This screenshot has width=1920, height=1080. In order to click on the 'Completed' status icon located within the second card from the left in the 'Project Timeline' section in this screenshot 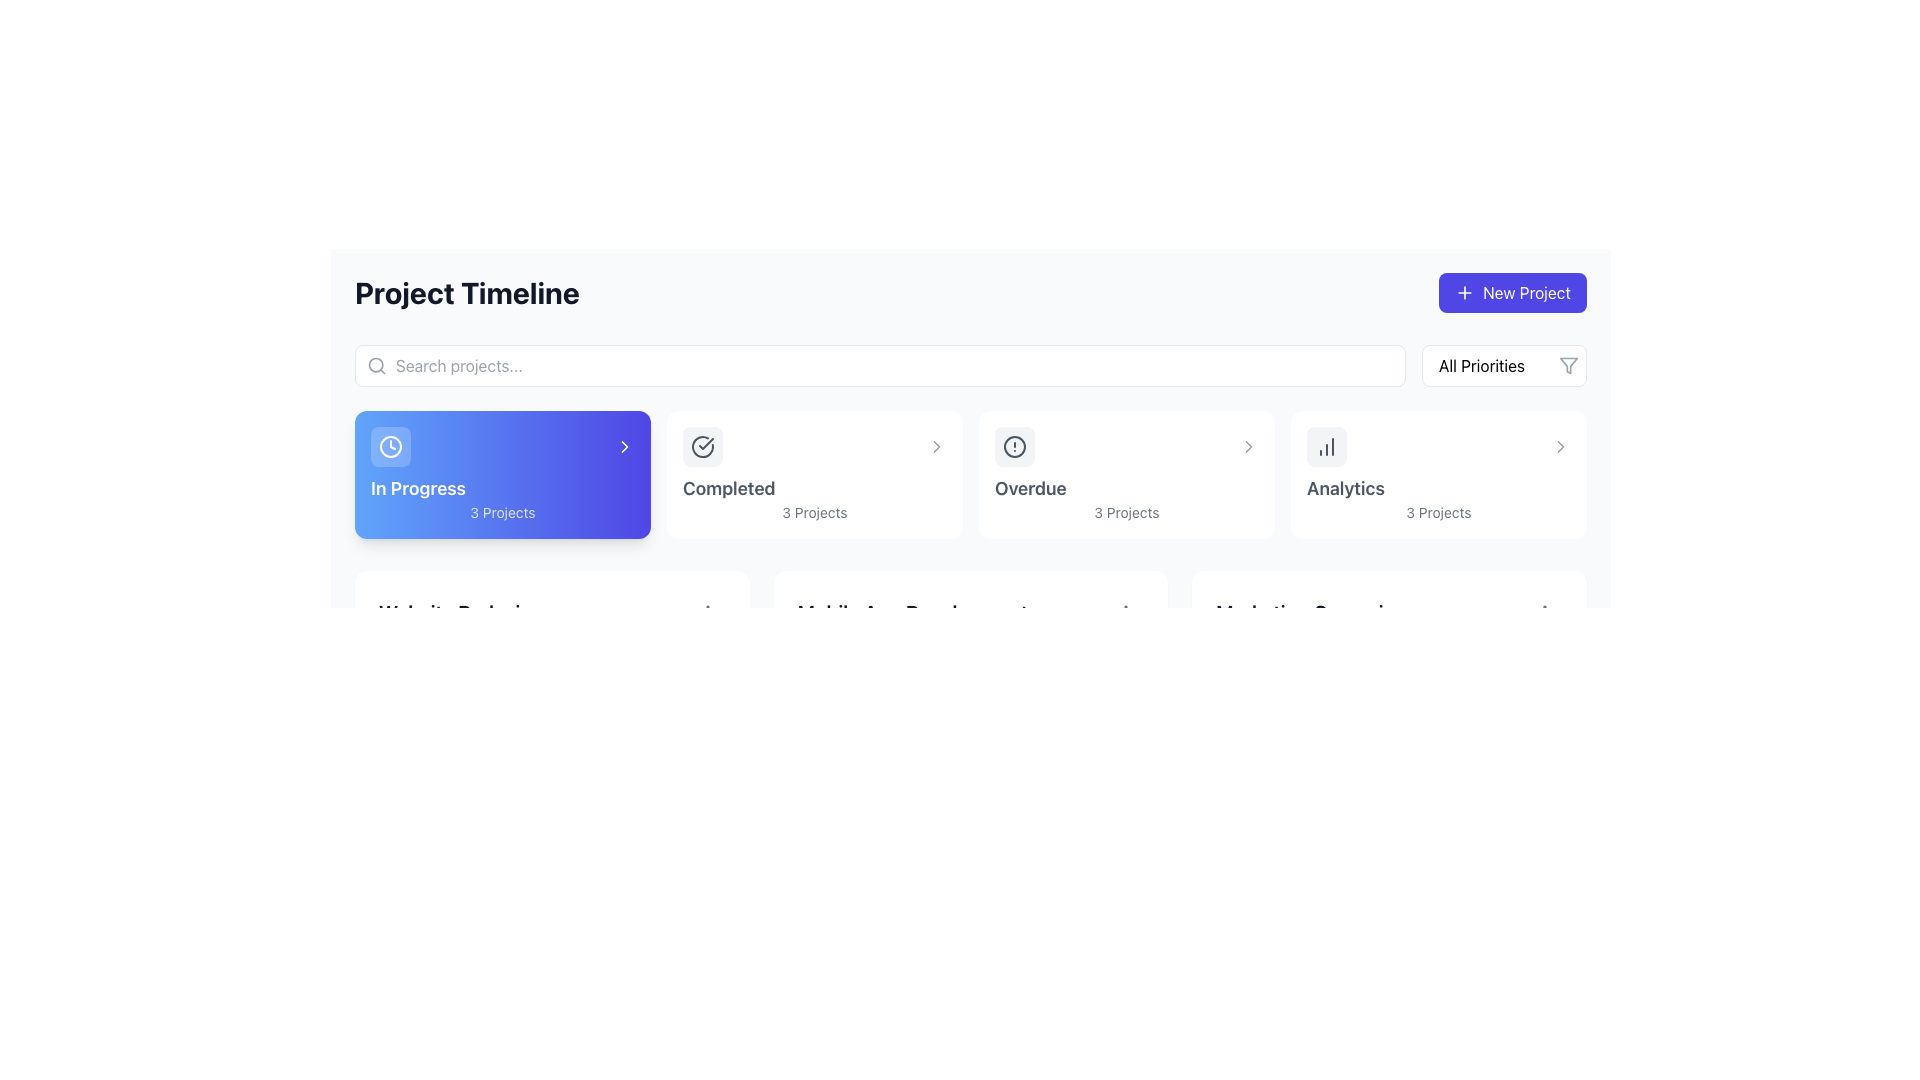, I will do `click(702, 446)`.